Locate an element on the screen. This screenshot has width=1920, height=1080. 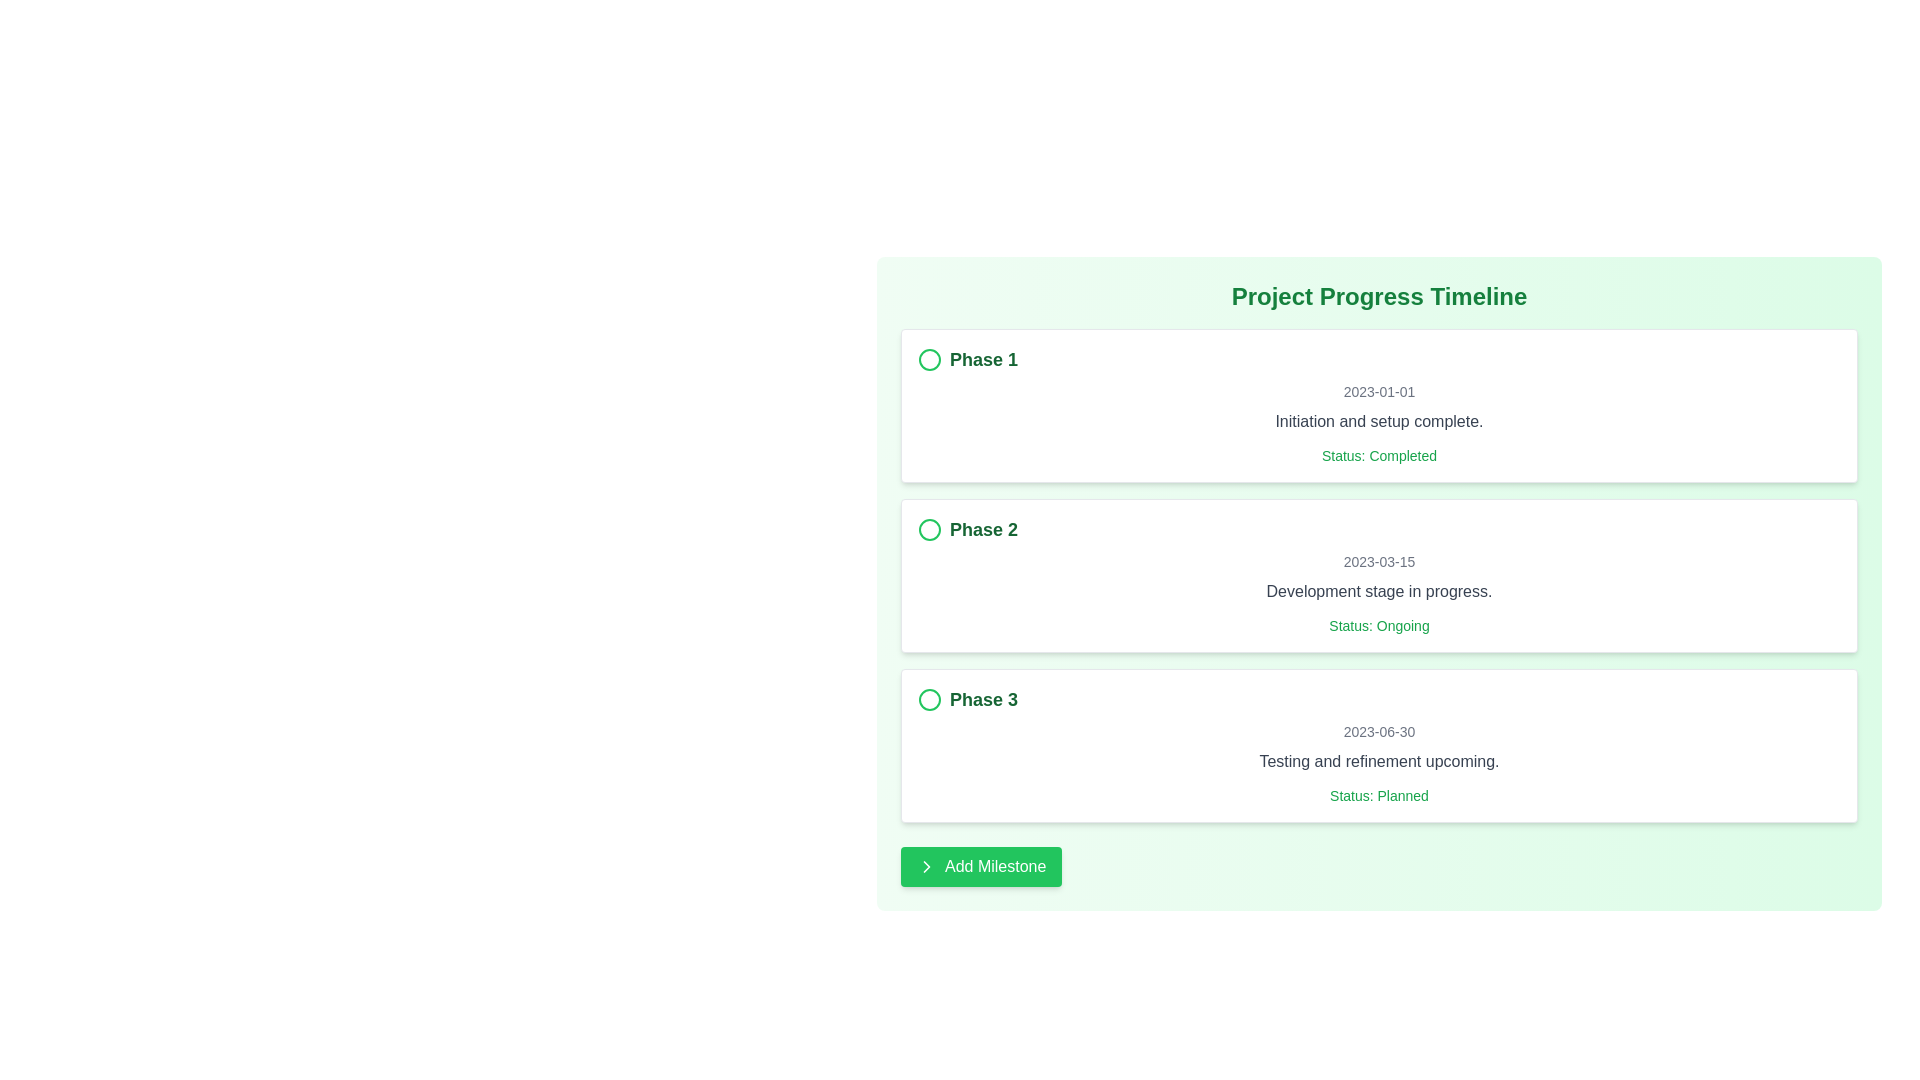
the Text Label displaying 'Testing and refinement upcoming.' which is styled with a gray font under the date '2023-06-30' as part of the information for 'Phase 3' is located at coordinates (1378, 762).